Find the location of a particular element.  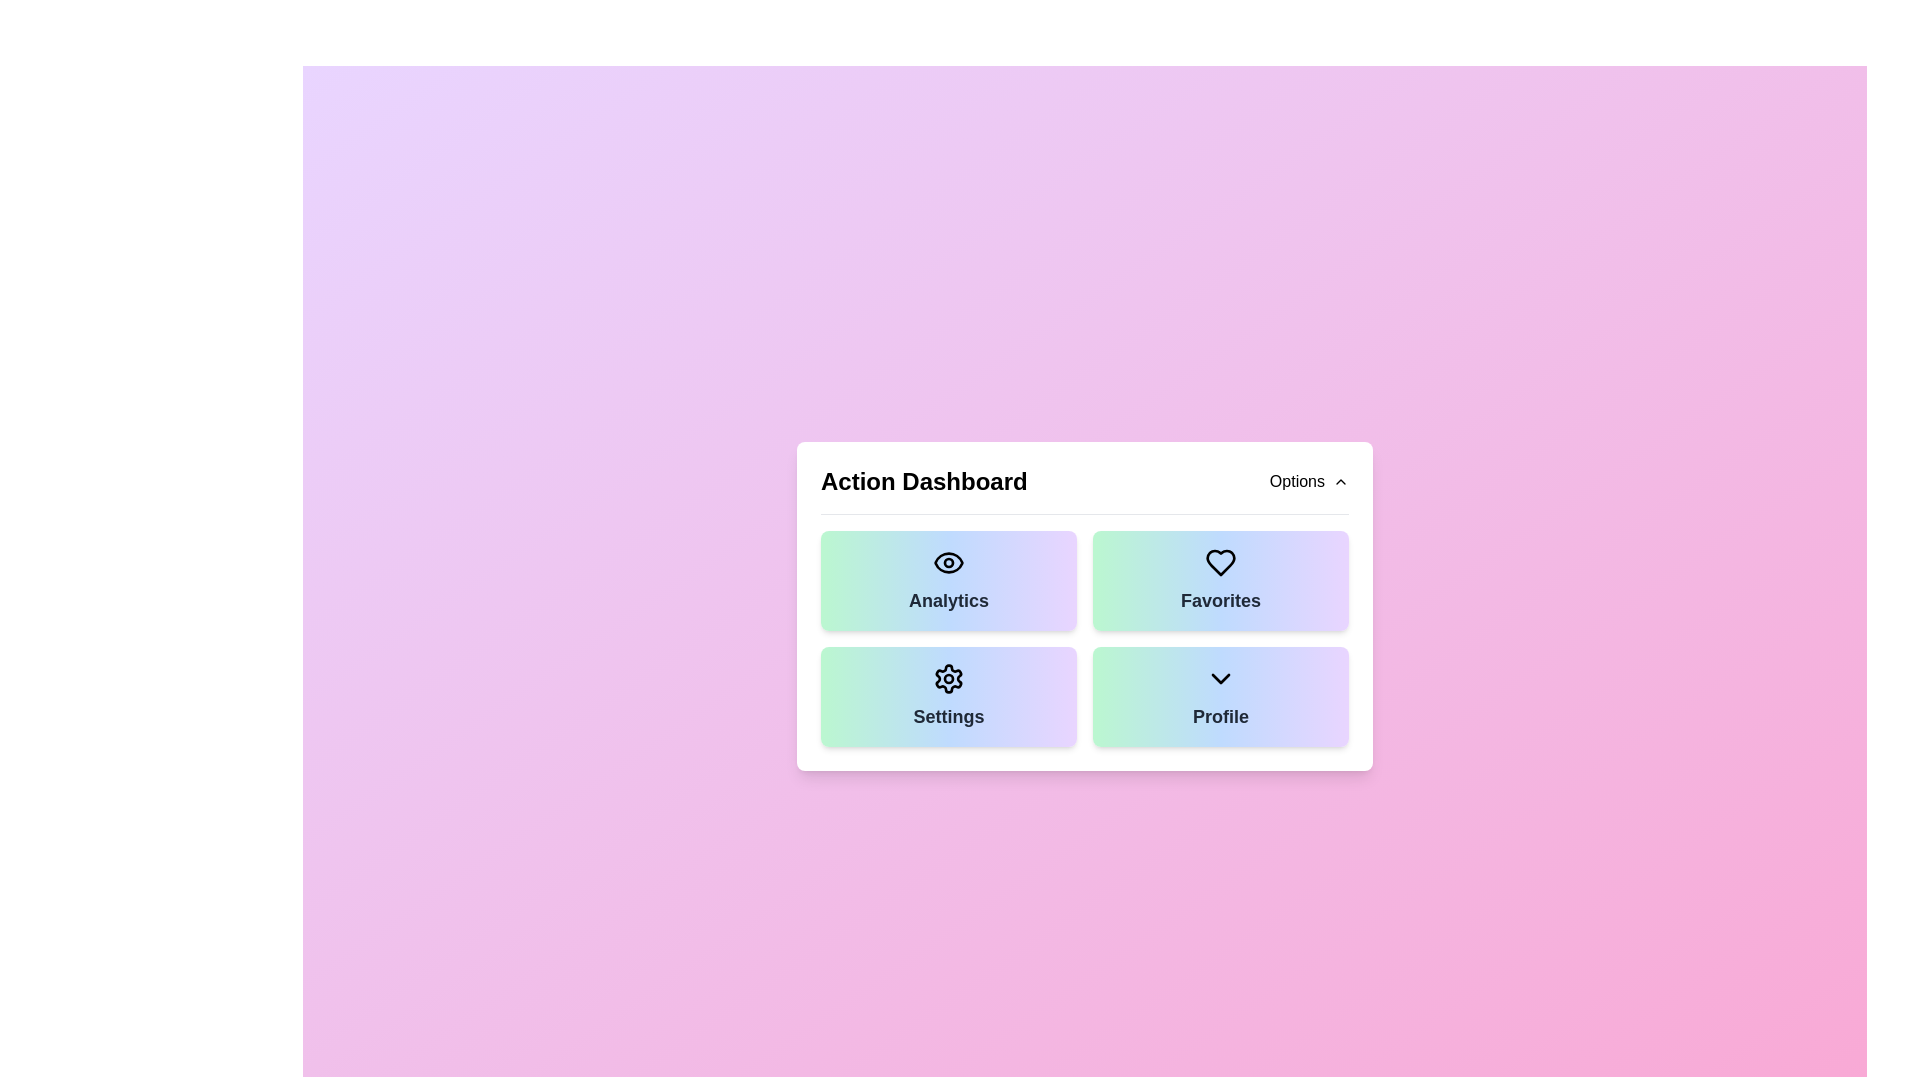

the 'Analytics' card, which has a gradient background from green to purple and an eye icon at the top is located at coordinates (948, 579).